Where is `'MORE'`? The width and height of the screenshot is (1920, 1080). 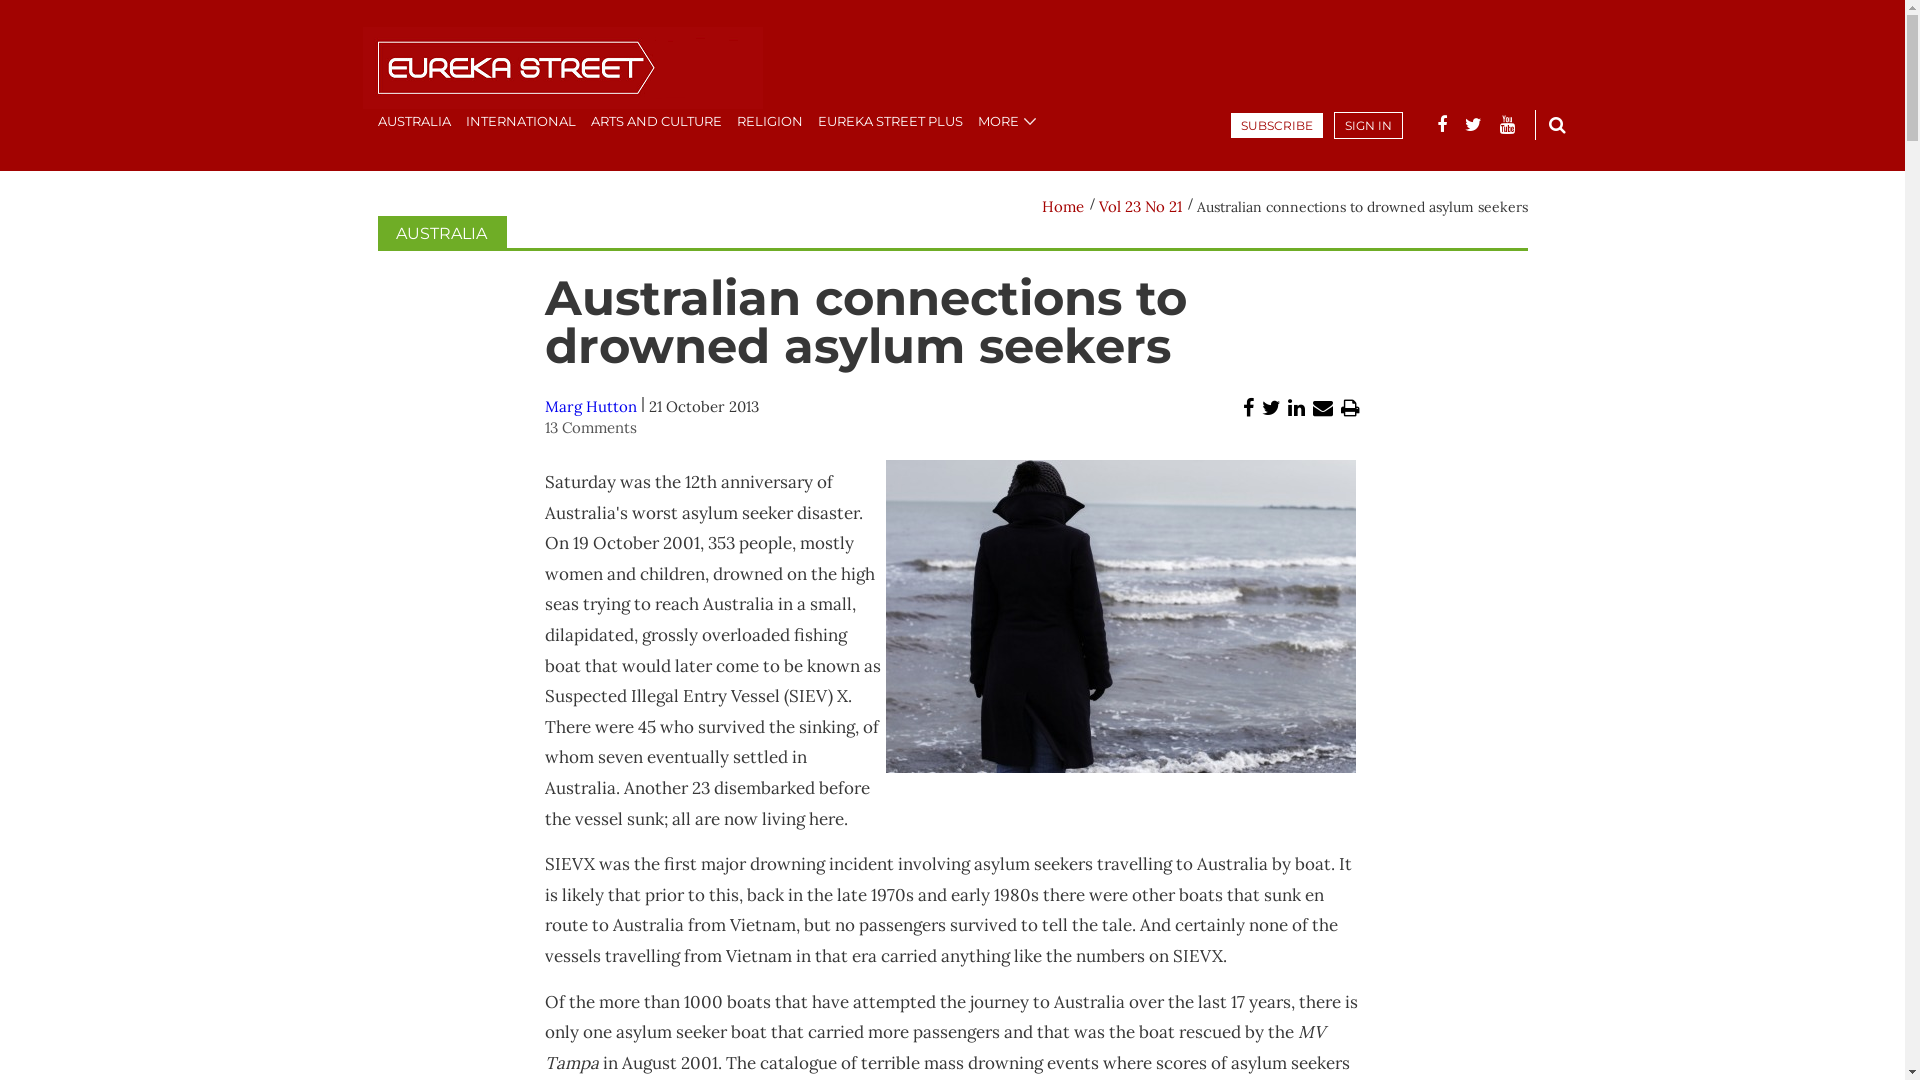
'MORE' is located at coordinates (998, 120).